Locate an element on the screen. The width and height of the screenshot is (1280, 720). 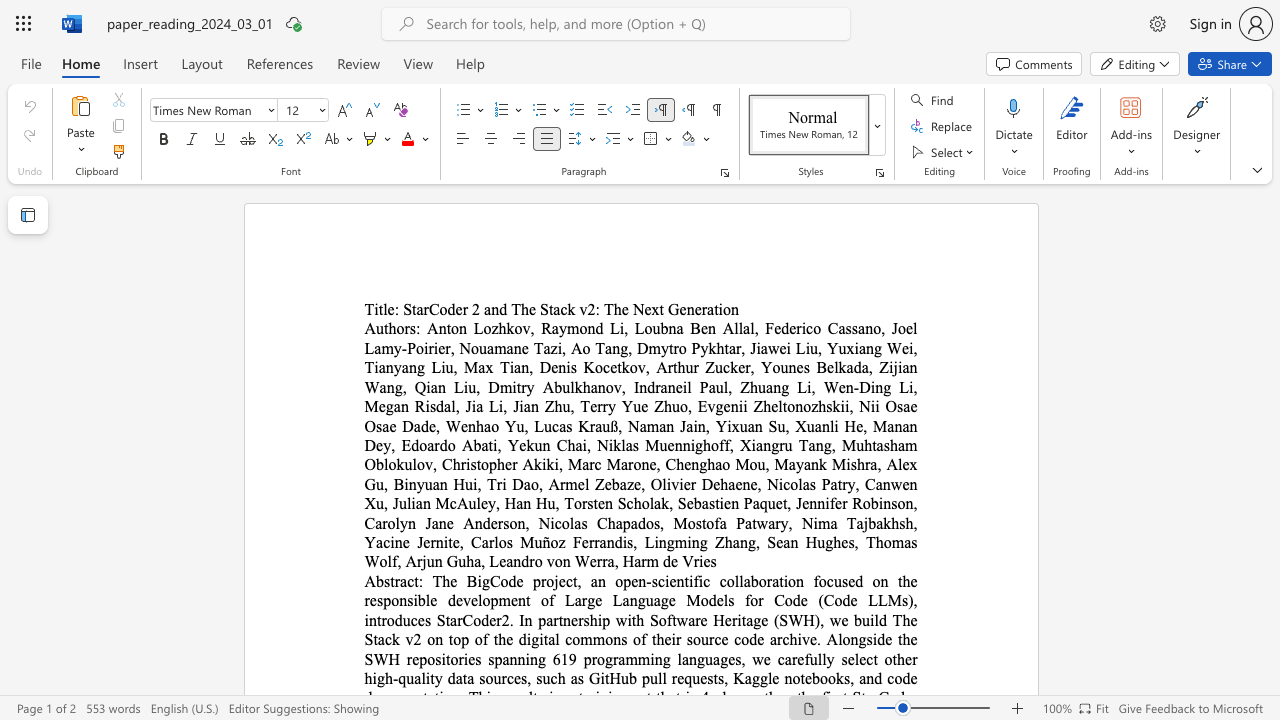
the subset text "e Tazi, Ao Tang, Dmytro Pykhtar, Jiawei Liu, Yuxiang Wei, Tianyang Liu, Max Tian, Denis Kocetkov, Arthur Zucker, Younes Belkada, Zijian Wang, Qian Liu, Dmitry Abulkhanov, Indraneil Paul, Zhuang Li, Wen-Ding Li, Megan Risdal, Jia Li, Jian Zhu, Terry Yue Zhuo, Evgenii Zheltonozhskii, Nii Osae Osae Dade, Wenhao Yu, Lucas Krauß, Naman Jain, Yixuan Su, Xuanli He, Manan Dey, Edoardo Abati, Yekun Chai, Niklas Muennighoff, Xiangru Tang, Muhtasham Oblokulov, Christopher Akiki, Marc Marone, Chenghao Mou, Mayank Mishra, Alex Gu, Binyuan Hui, Tri Dao, Armel Zebaze, Olivier D" within the text "Anton Lozhkov, Raymond Li, Loubna Ben Allal, Federico Cassano, Joel Lamy-Poirier, Nouamane Tazi, Ao Tang, Dmytro Pykhtar, Jiawei Liu, Yuxiang Wei, Tianyang Liu, Max Tian, Denis Kocetkov, Arthur Zucker, Younes Belkada, Zijian Wang, Qian Liu, Dmitry Abulkhanov, Indraneil Paul, Zhuang Li, Wen-Ding Li, Megan Risdal, Jia Li, Jian Zhu, Terry Yue Zhuo, Evgenii Zheltonozhskii, Nii Osae Osae Dade, Wenhao Yu, Lucas Krauß, Naman Jain, Yixuan Su, Xuanli He, Manan Dey, Edoardo Abati, Yekun Chai, Niklas Muennighoff, Xiangru Tang, Muhtasham Oblokulov, Christopher Akiki, Marc Marone, Chenghao Mou, Mayank Mishra, Alex Gu, Binyuan Hui, Tri Dao, Armel Zebaze, Olivier Dehaene, Nicolas Patry, Canwen Xu, Julian McAuley, Han Hu, Torsten Scholak, Sebastien Paquet, Jennifer Robinson, Carolyn Jane Anderson, Nicolas Chapados, Mostofa Patwary, Nima Tajbakhsh, Yacine Jernite, Carlos Muñoz Ferrandis, Lingming Zhang, Sean Hughes, Thomas Wolf, Arjun Guha, Leandro von Werra, Harm de Vries" is located at coordinates (521, 347).